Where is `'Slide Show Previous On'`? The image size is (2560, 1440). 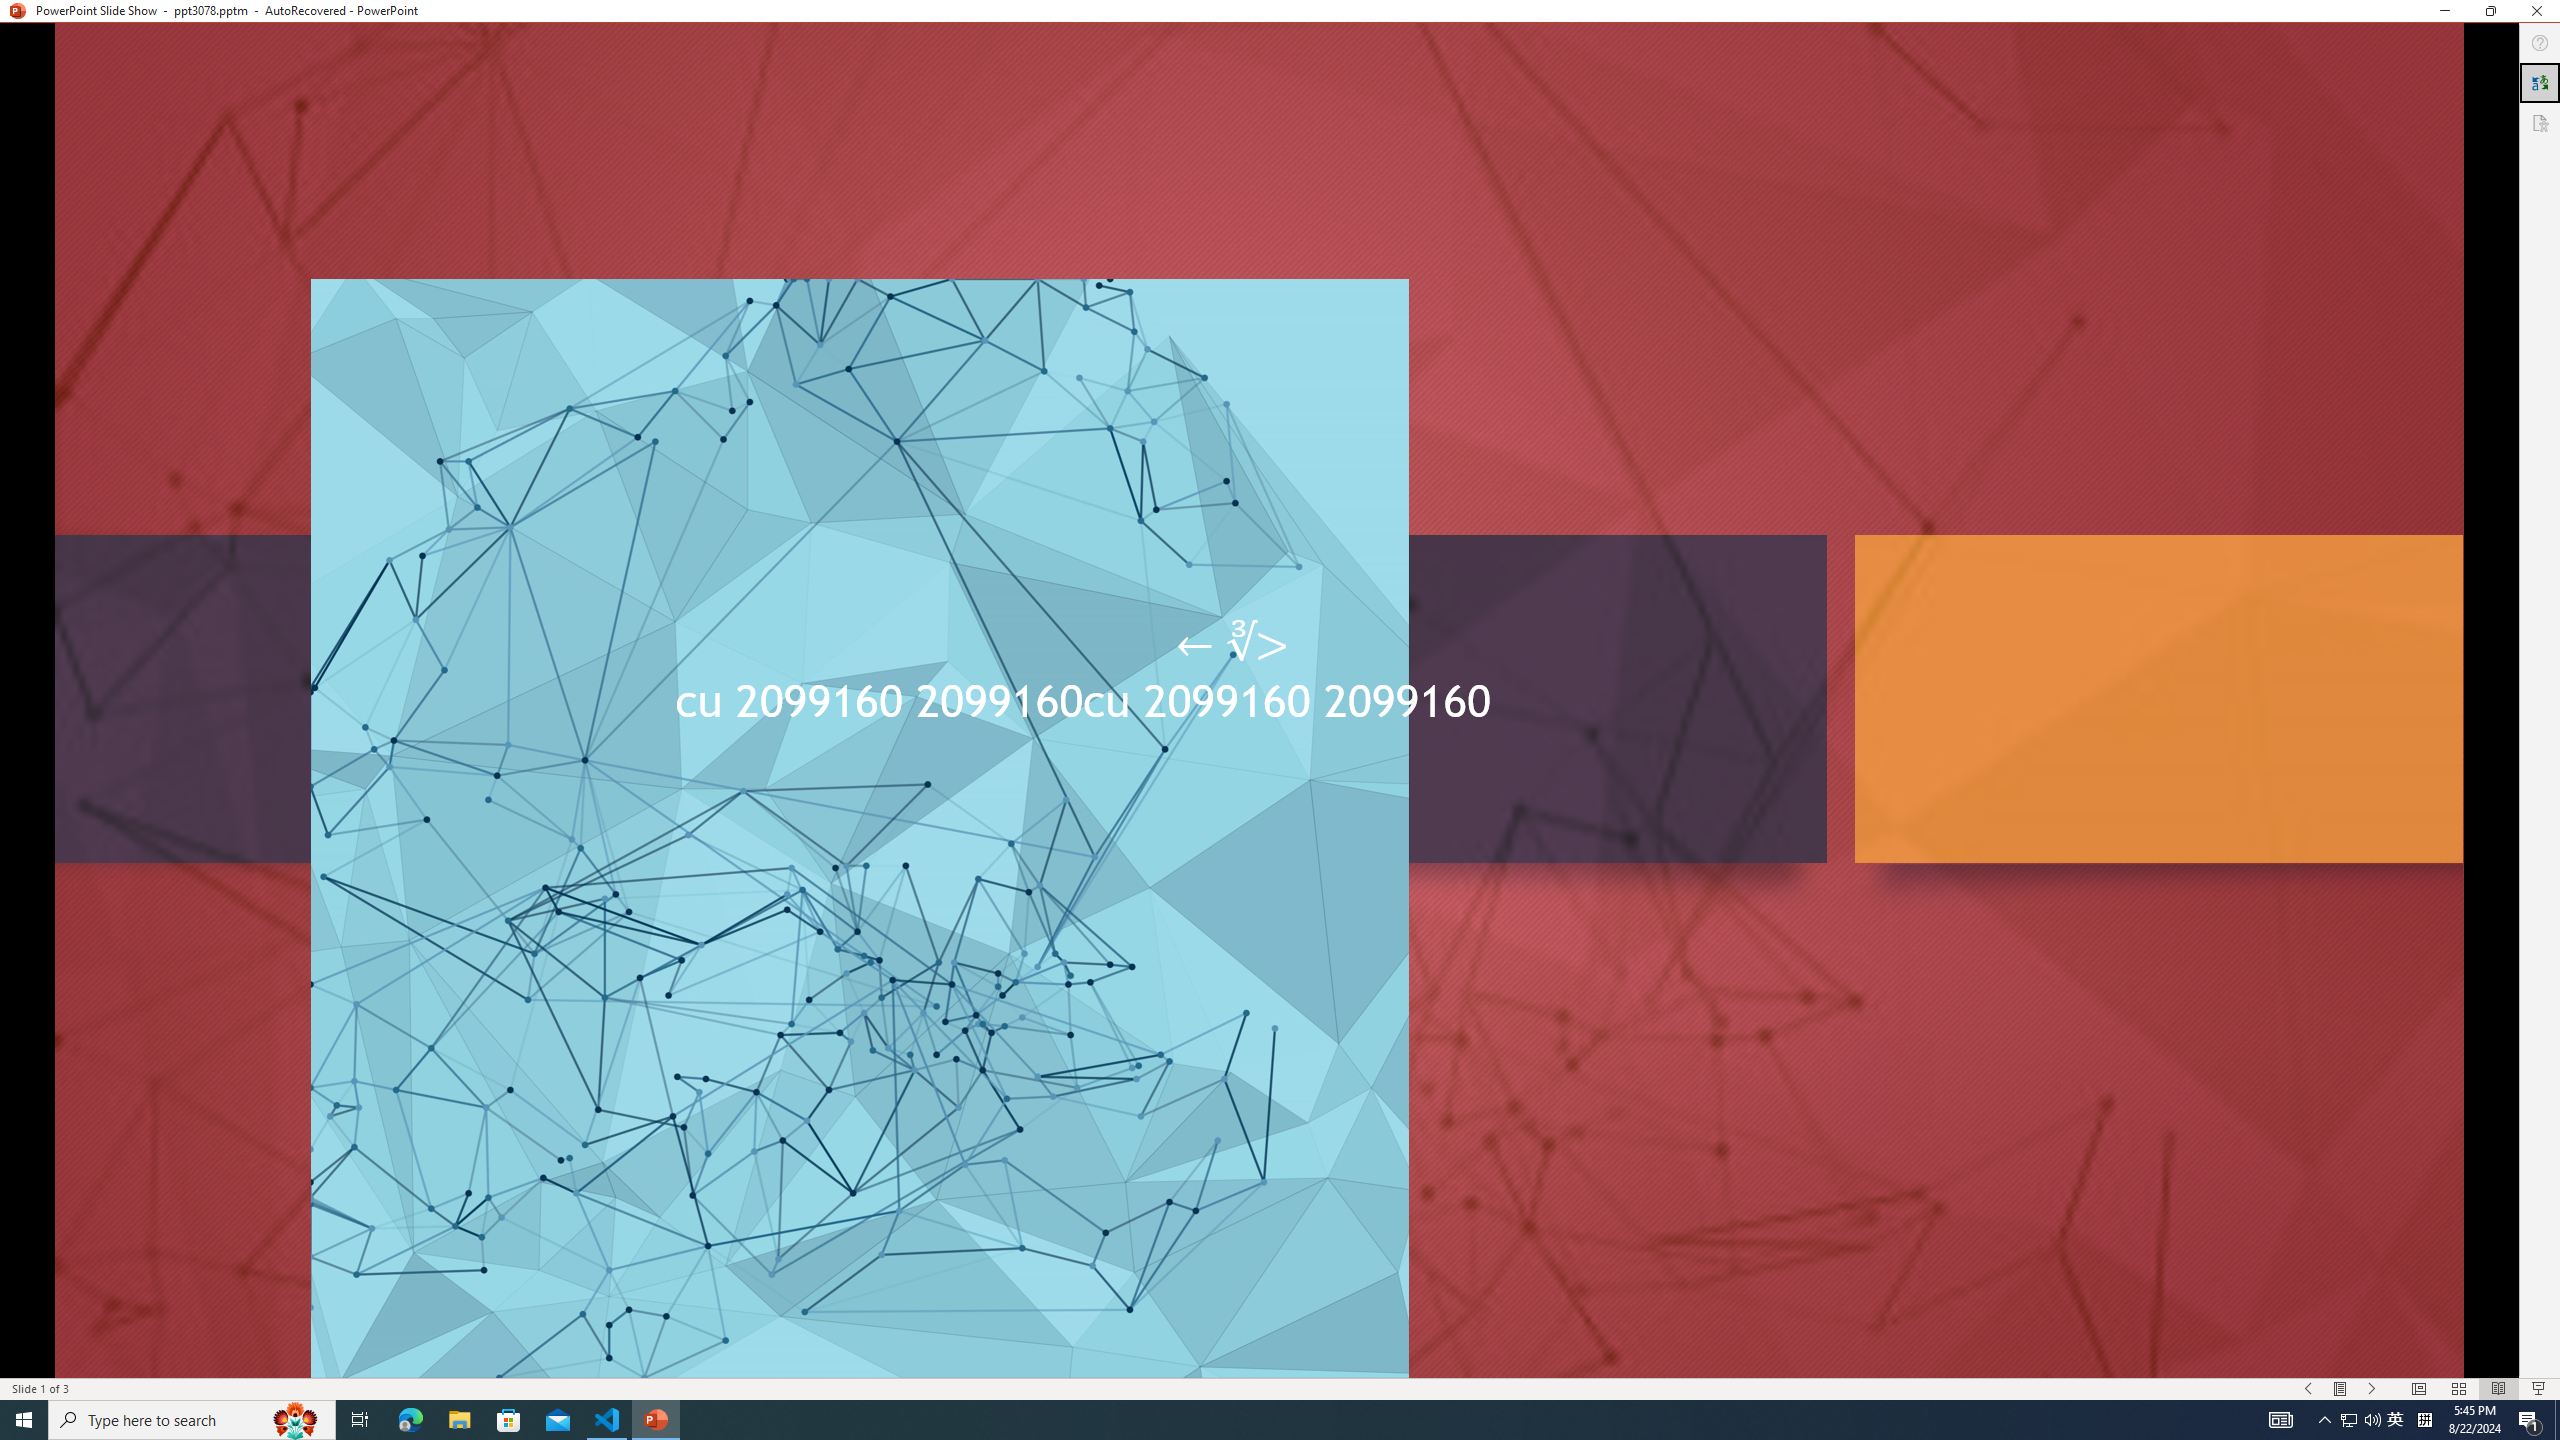
'Slide Show Previous On' is located at coordinates (2308, 1389).